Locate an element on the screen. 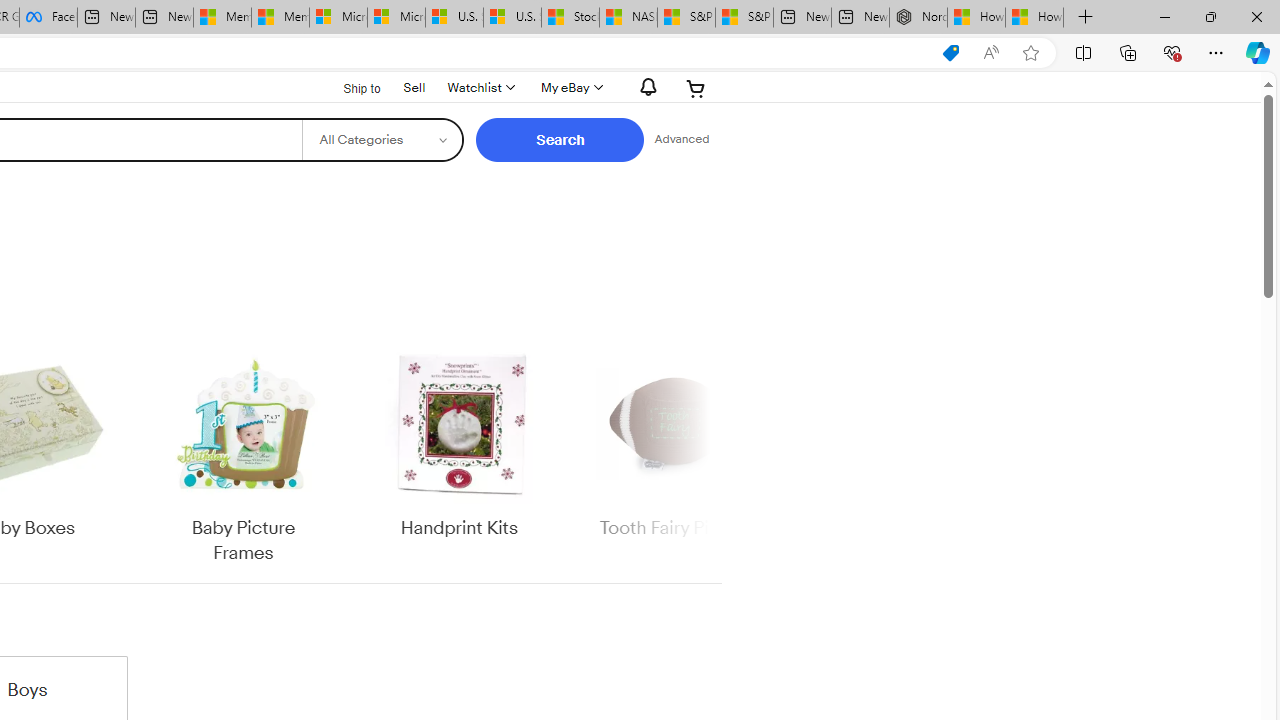 This screenshot has width=1280, height=720. 'Restore' is located at coordinates (1209, 16).